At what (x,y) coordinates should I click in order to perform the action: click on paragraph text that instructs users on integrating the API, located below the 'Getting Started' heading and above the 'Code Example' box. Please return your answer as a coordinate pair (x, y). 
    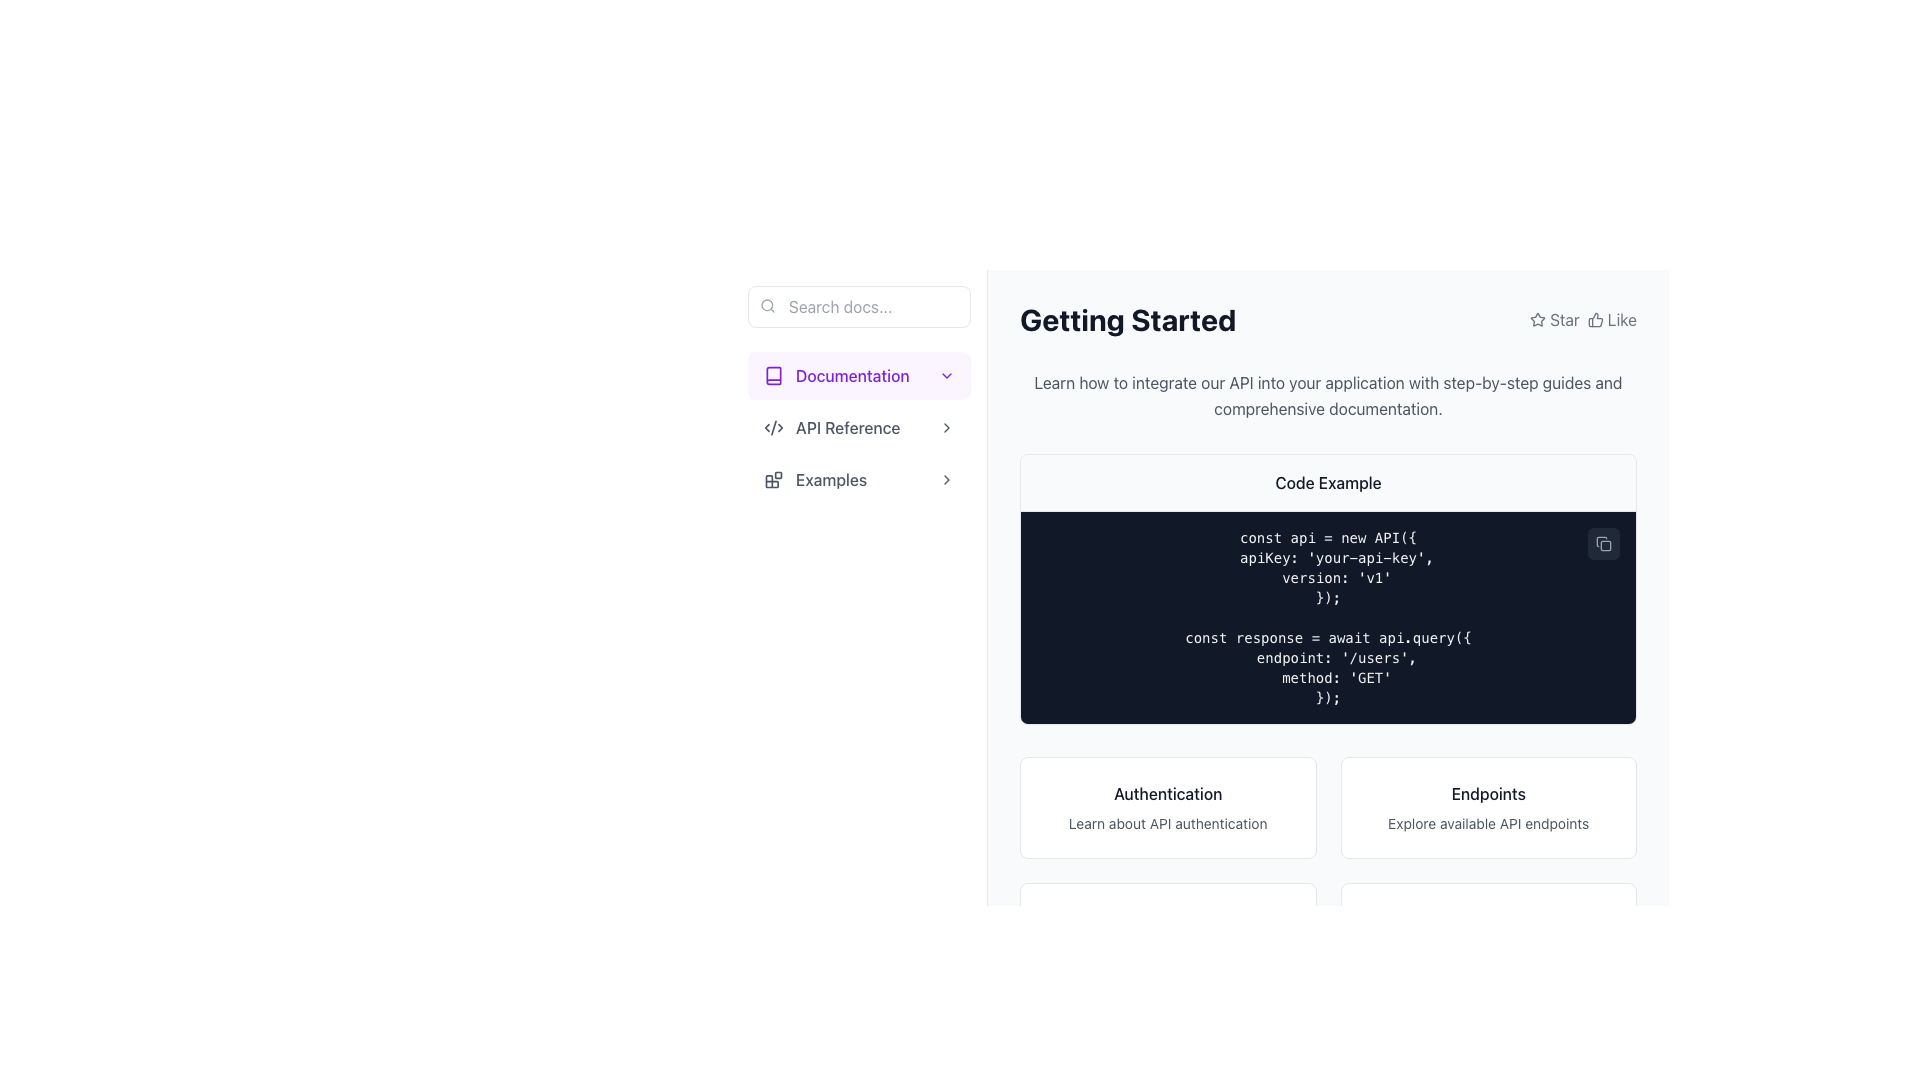
    Looking at the image, I should click on (1328, 396).